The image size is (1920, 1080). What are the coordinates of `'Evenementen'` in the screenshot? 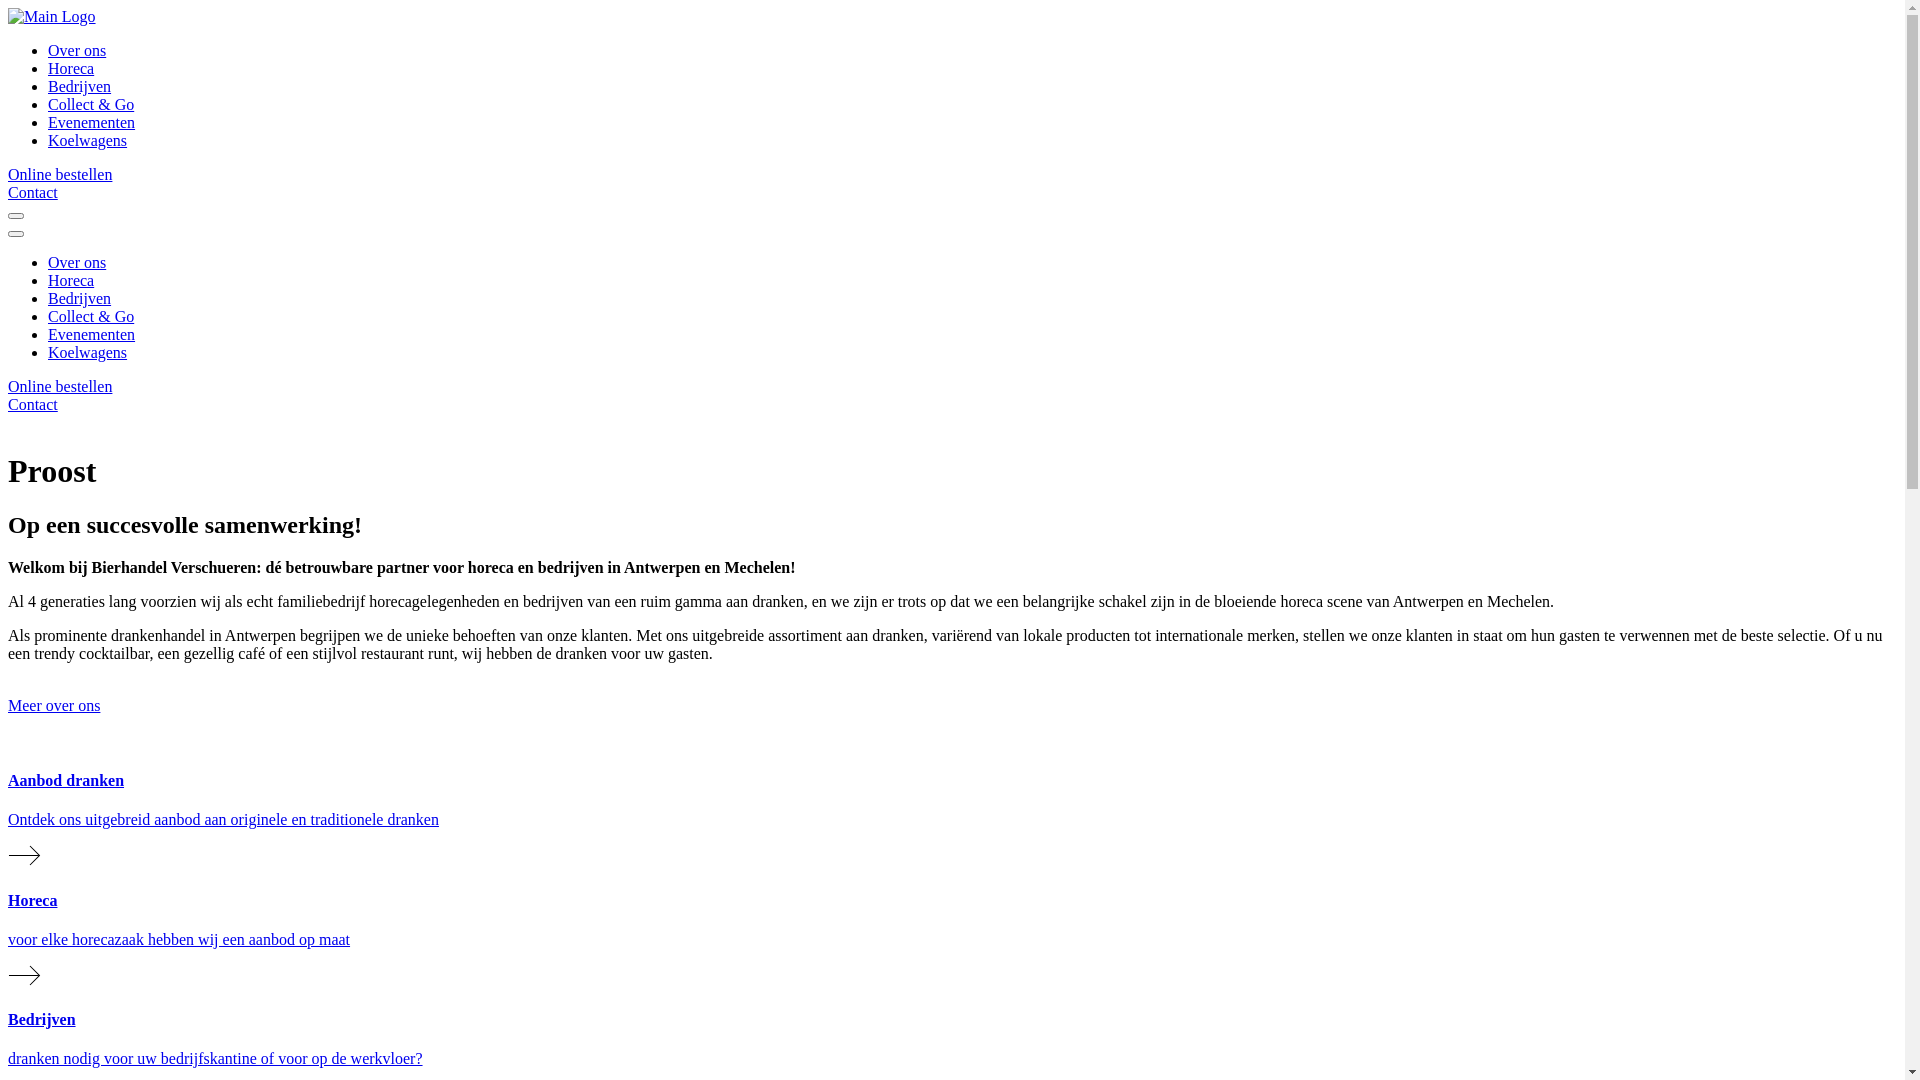 It's located at (90, 122).